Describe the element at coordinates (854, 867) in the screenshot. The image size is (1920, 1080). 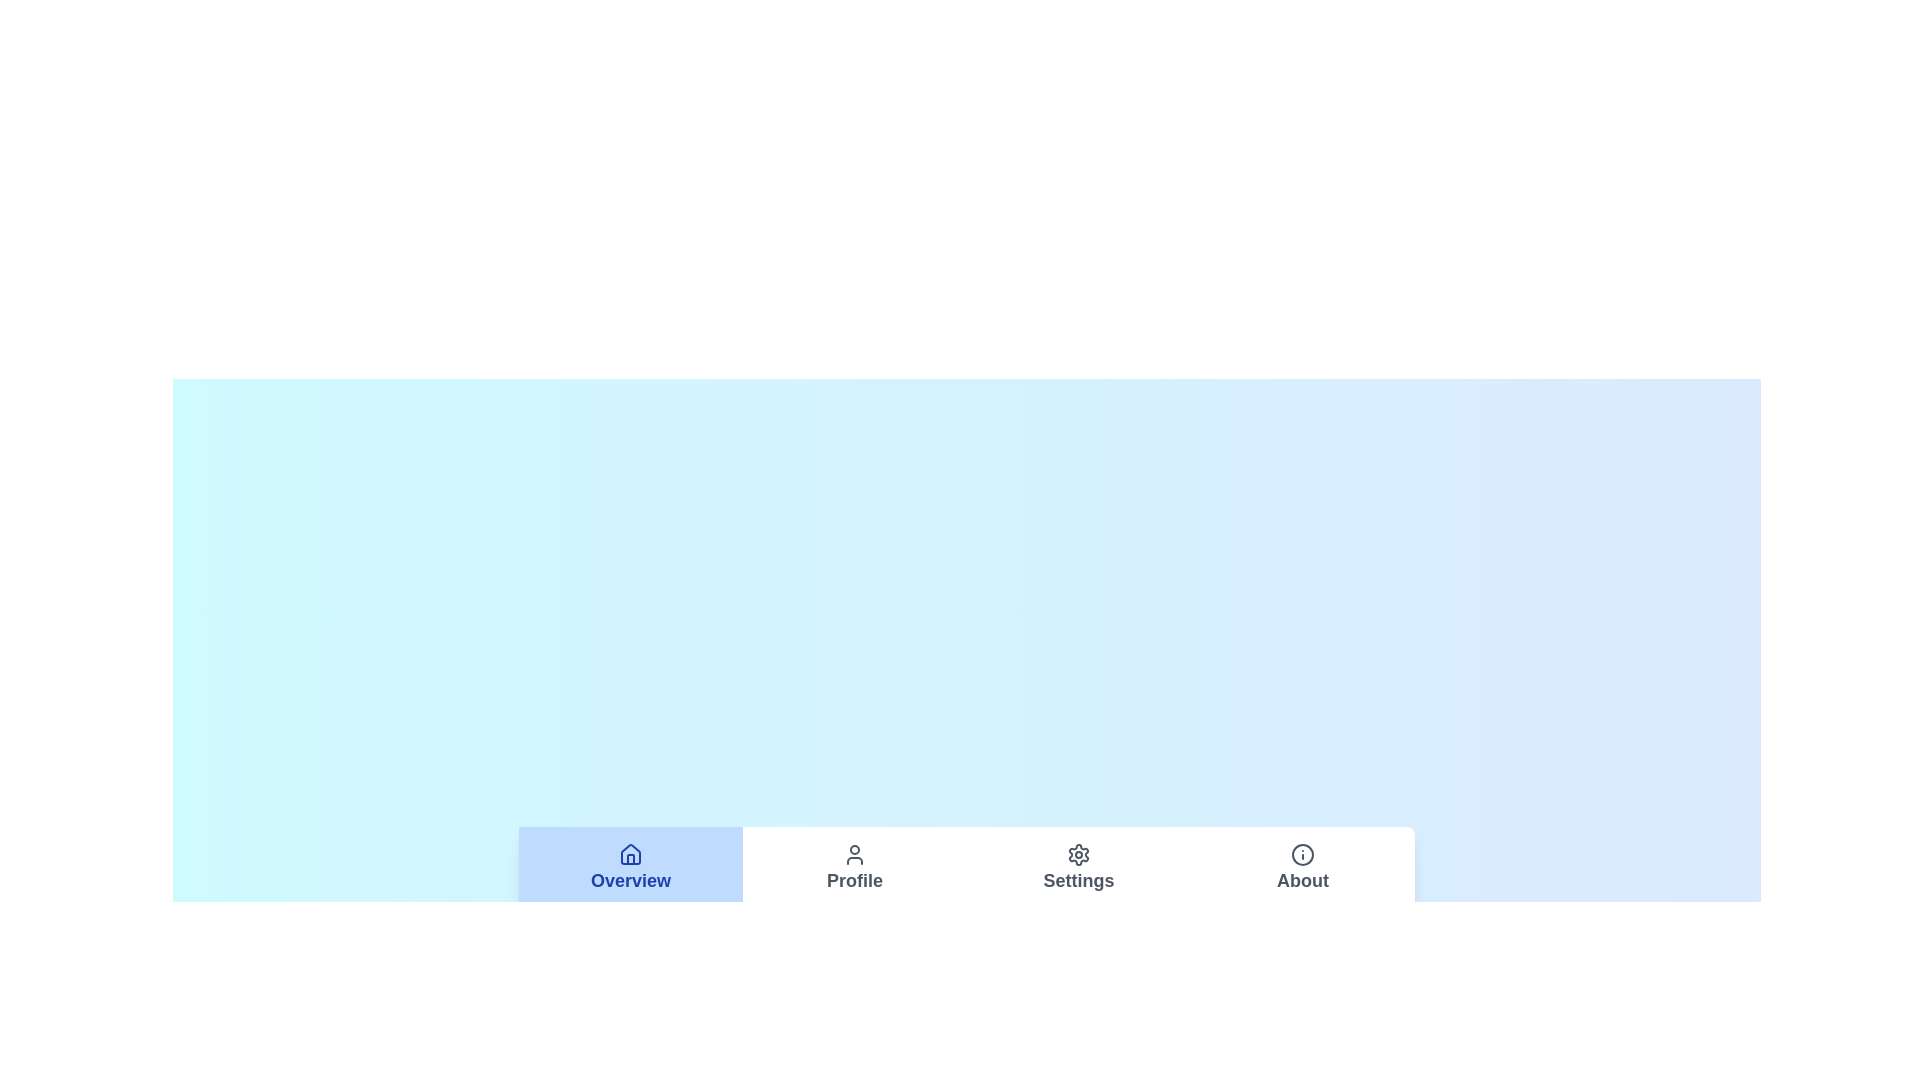
I see `the Profile tab` at that location.